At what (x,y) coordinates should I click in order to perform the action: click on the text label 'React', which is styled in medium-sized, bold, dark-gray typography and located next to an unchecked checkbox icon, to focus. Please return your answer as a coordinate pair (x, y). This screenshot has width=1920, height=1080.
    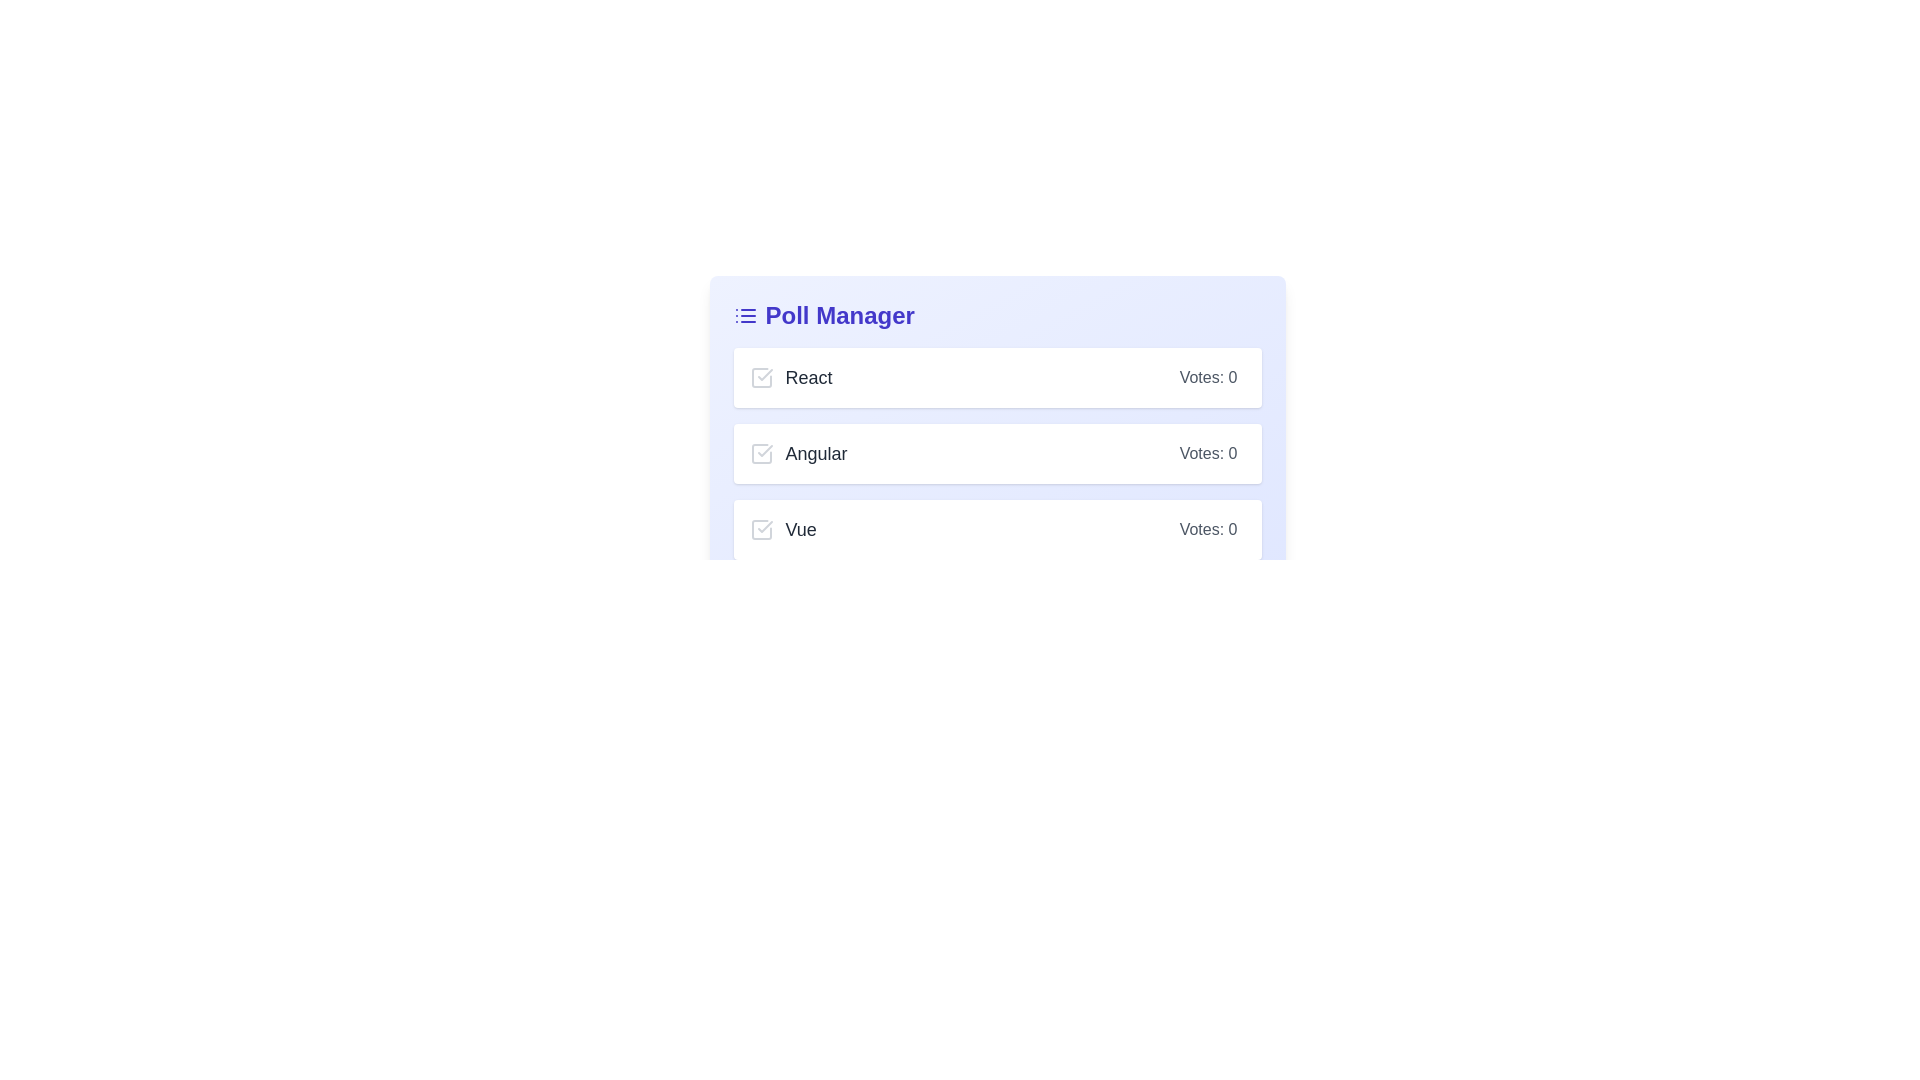
    Looking at the image, I should click on (790, 378).